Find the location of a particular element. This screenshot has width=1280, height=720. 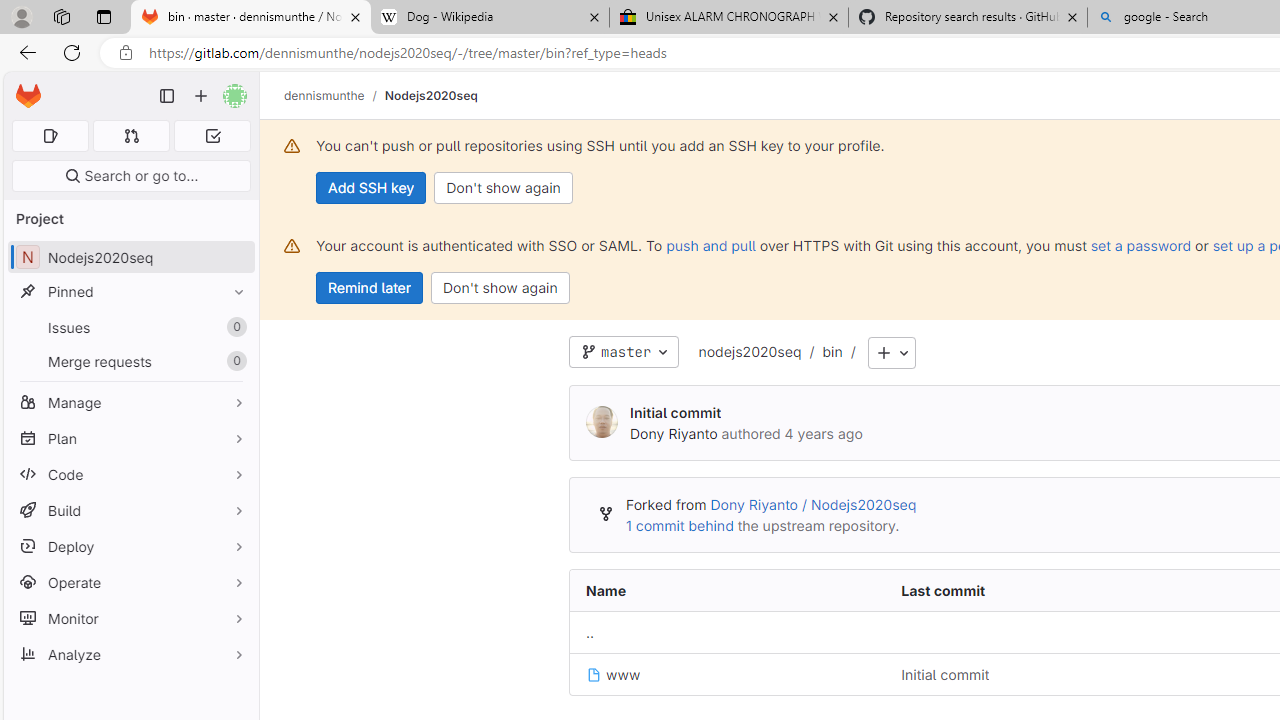

'Dony Riyanto' is located at coordinates (673, 432).